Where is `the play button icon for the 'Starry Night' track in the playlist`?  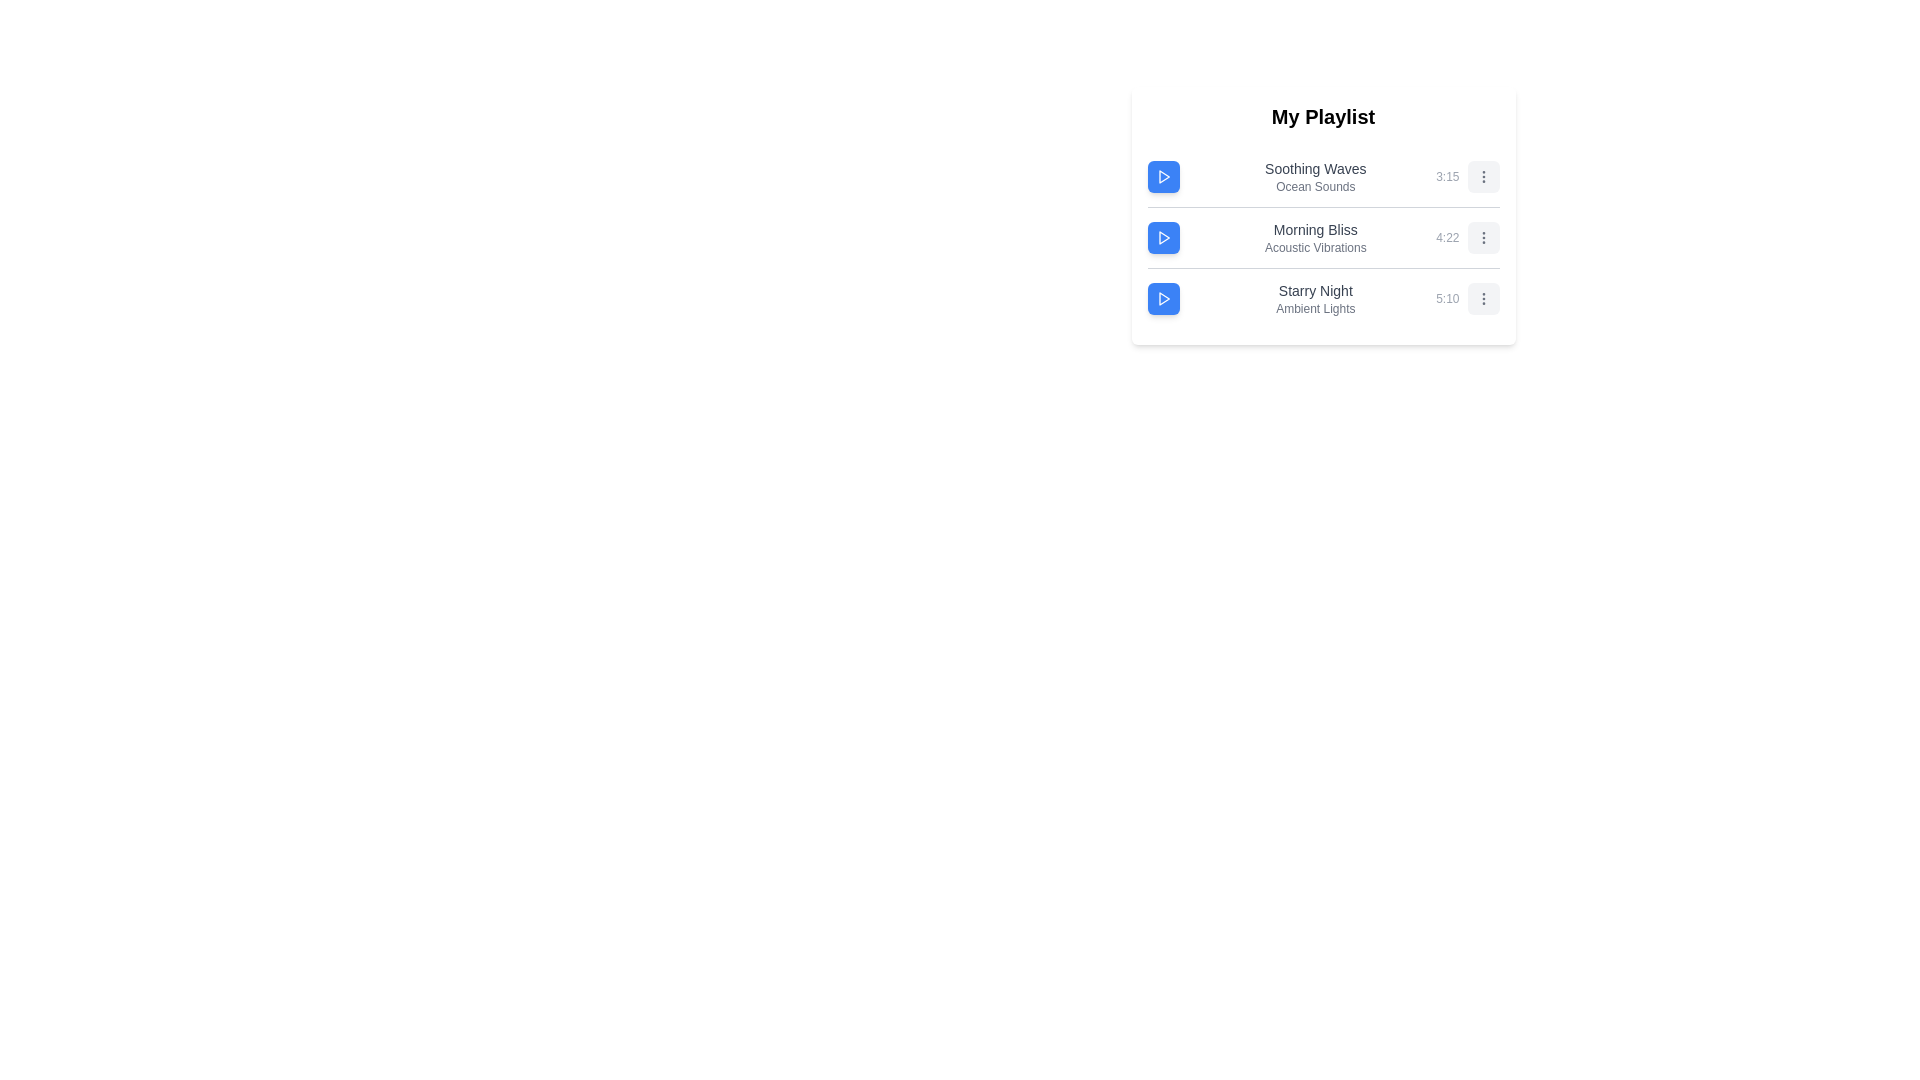
the play button icon for the 'Starry Night' track in the playlist is located at coordinates (1164, 299).